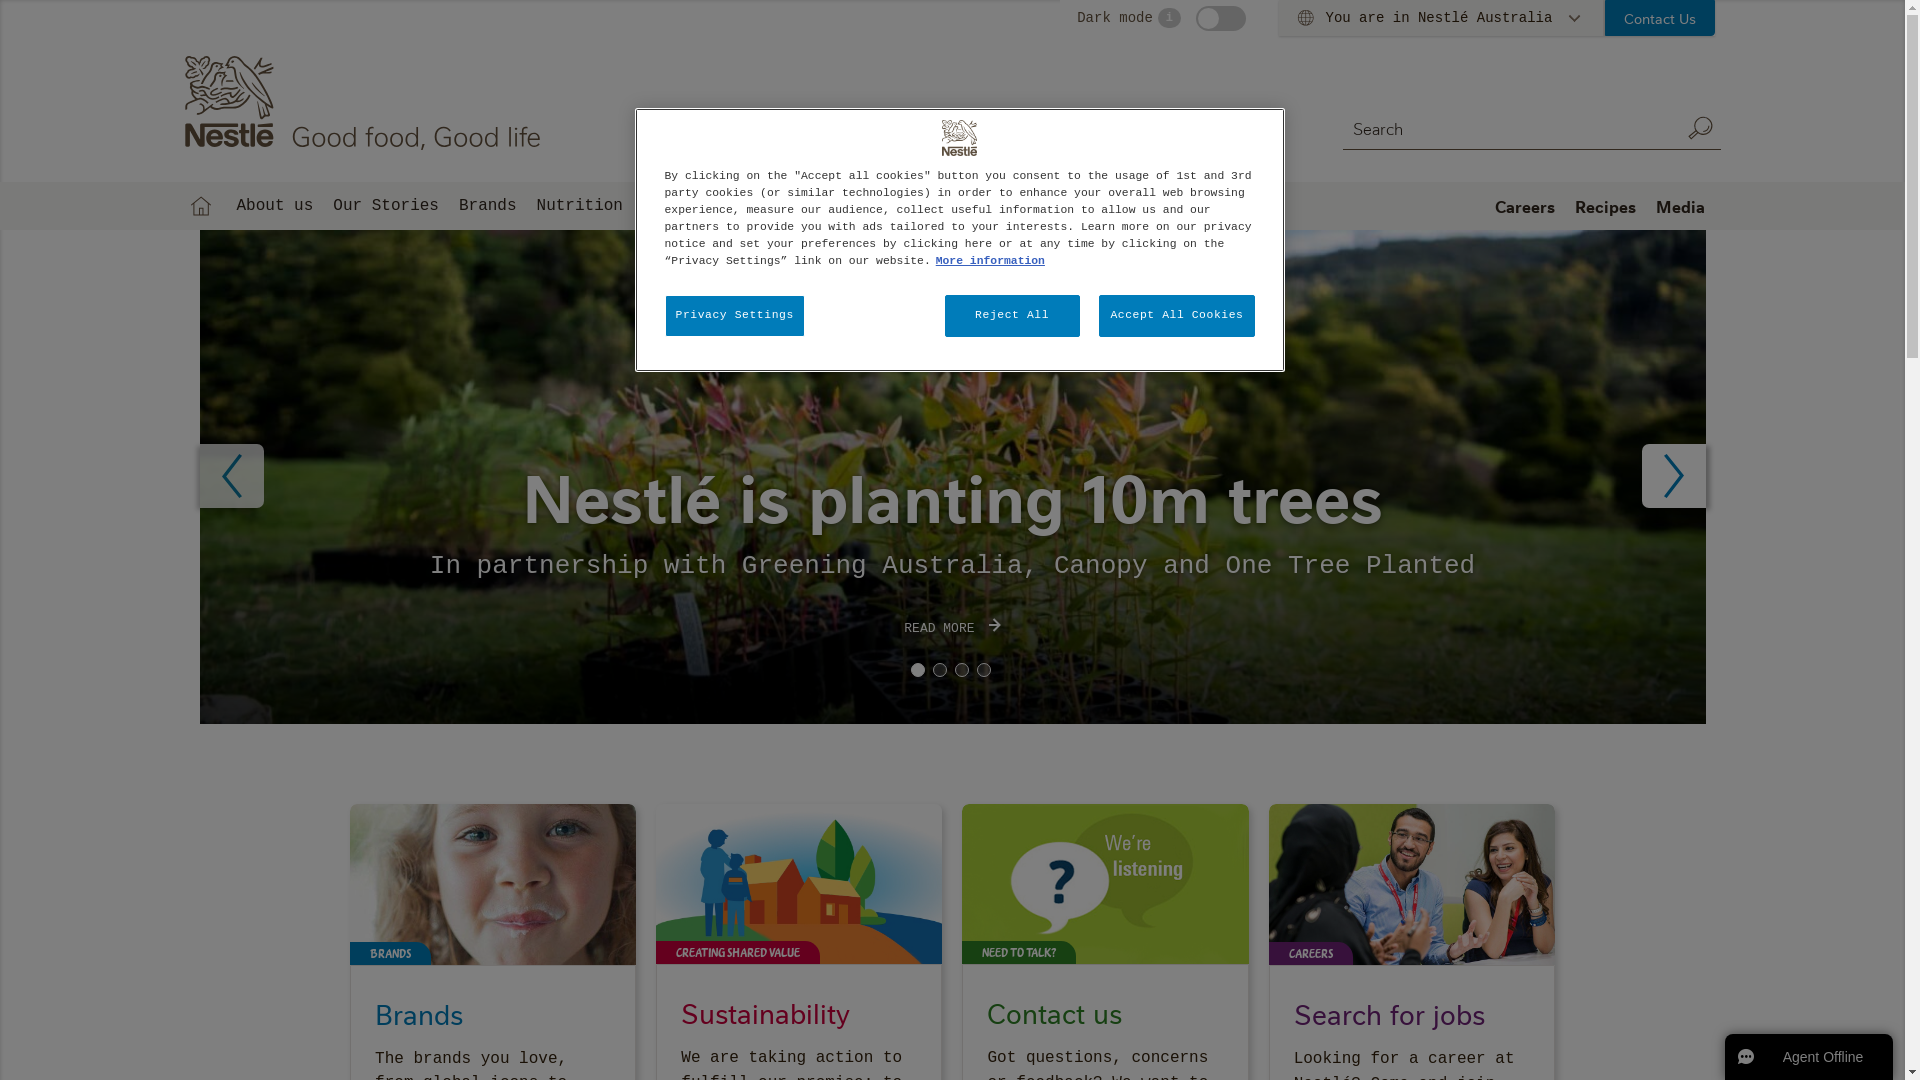  Describe the element at coordinates (958, 137) in the screenshot. I see `'Company Logo'` at that location.